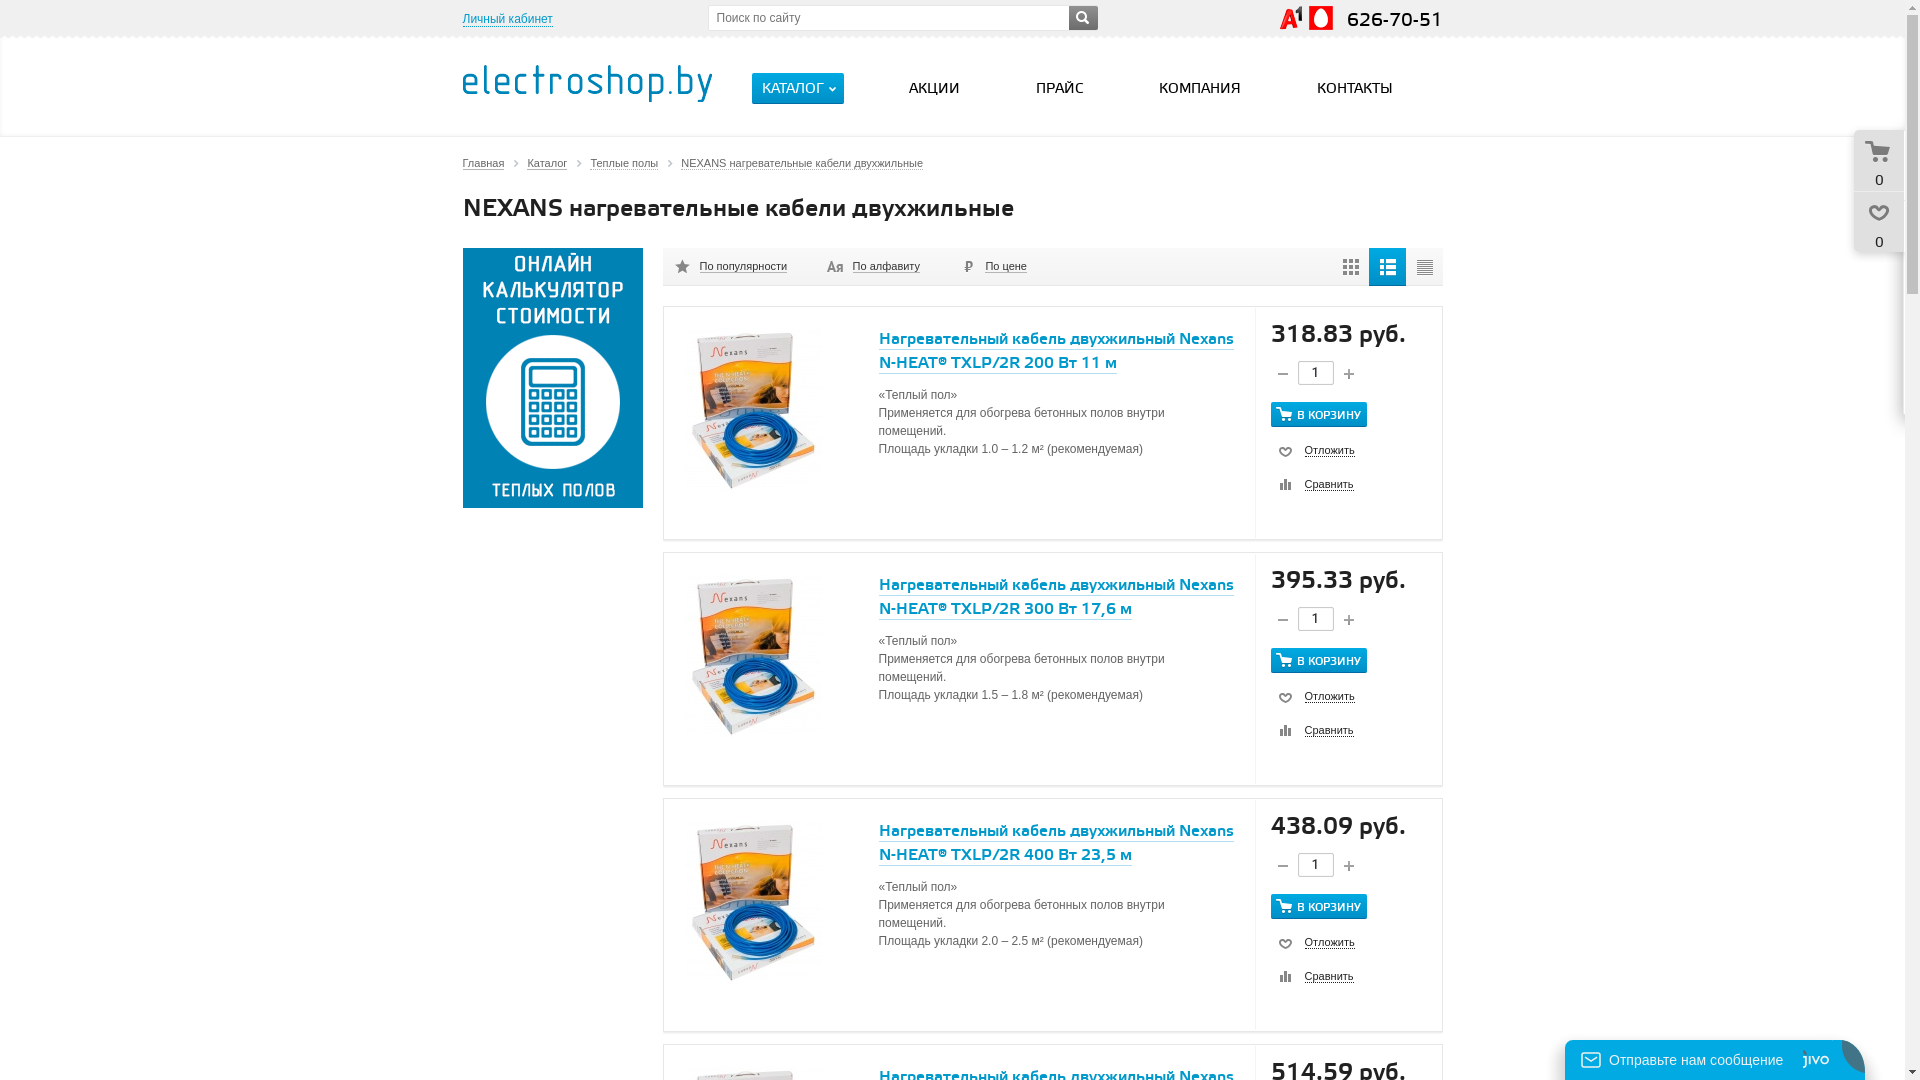  What do you see at coordinates (1392, 20) in the screenshot?
I see `'626-70-51'` at bounding box center [1392, 20].